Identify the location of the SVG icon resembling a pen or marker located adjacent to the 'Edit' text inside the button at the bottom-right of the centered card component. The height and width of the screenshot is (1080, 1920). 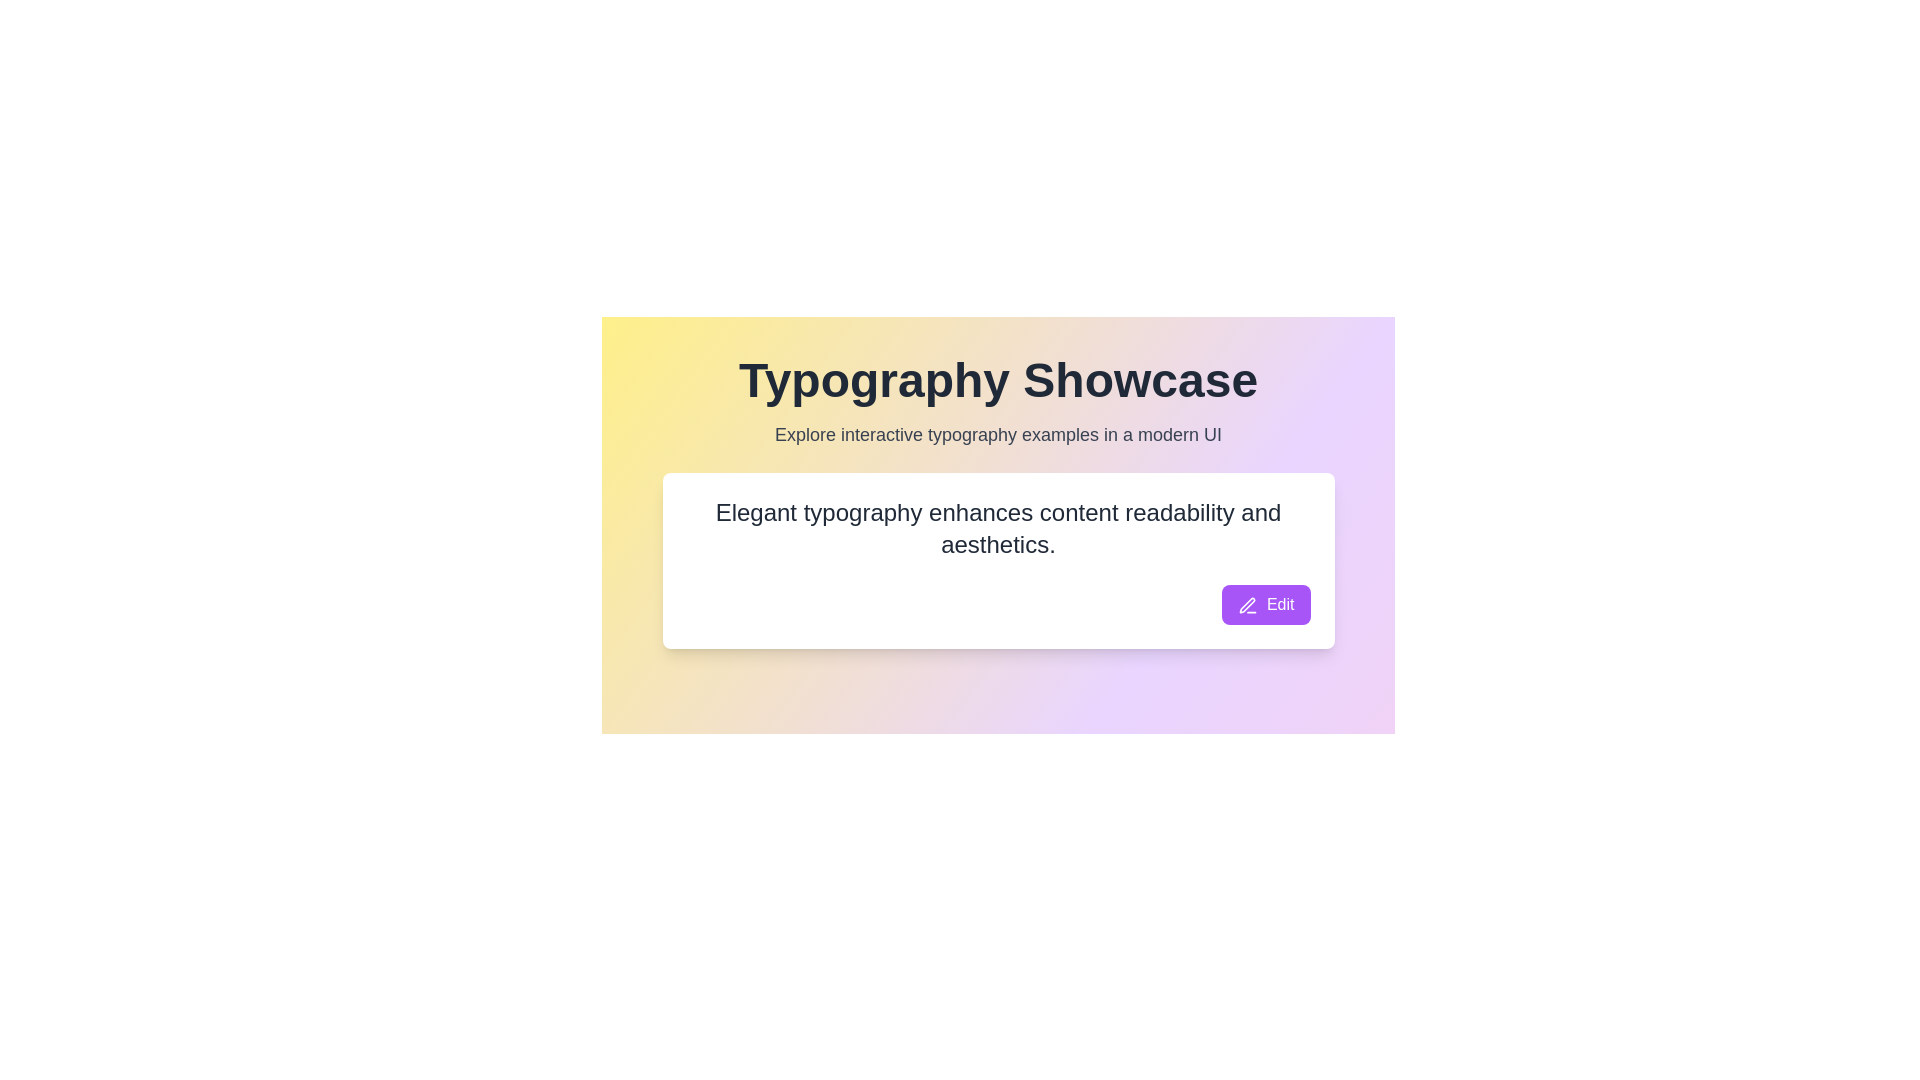
(1247, 604).